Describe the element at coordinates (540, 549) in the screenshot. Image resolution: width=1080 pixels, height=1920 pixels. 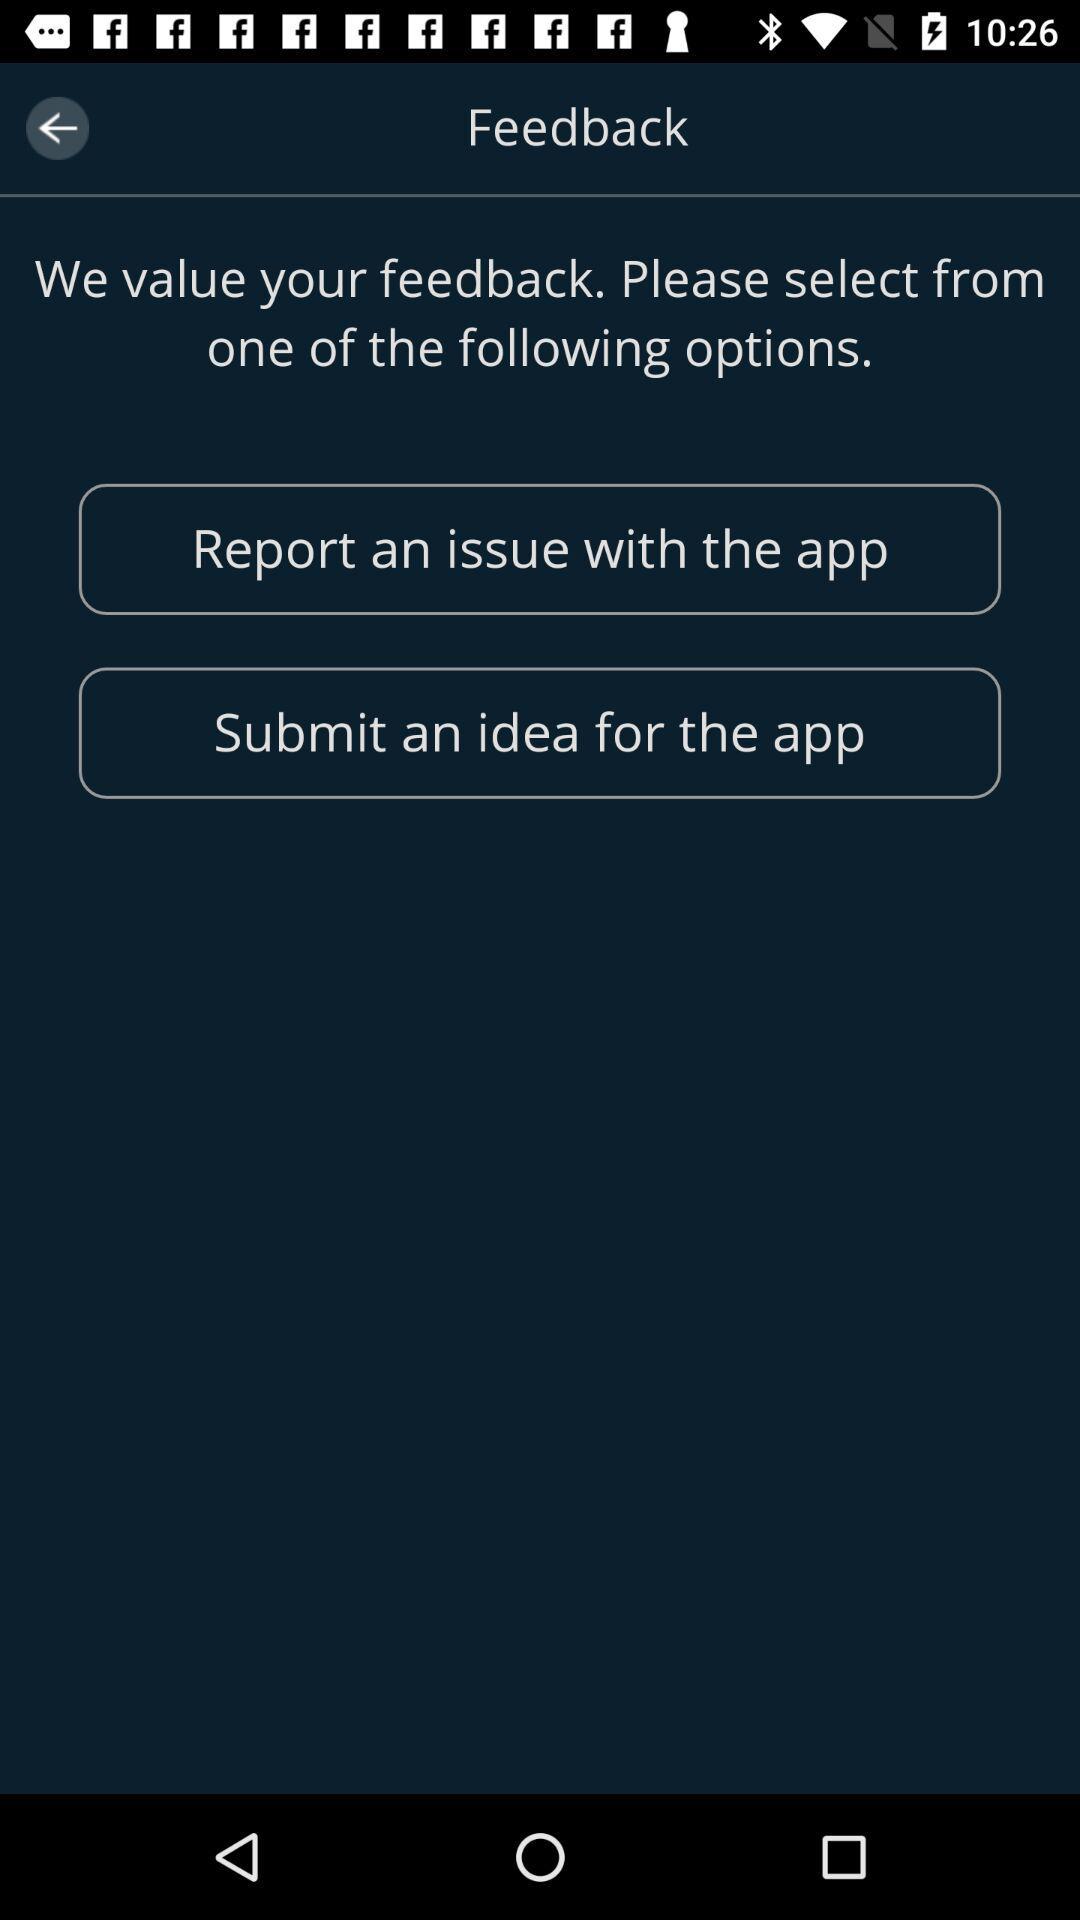
I see `enter the first button in feedback` at that location.